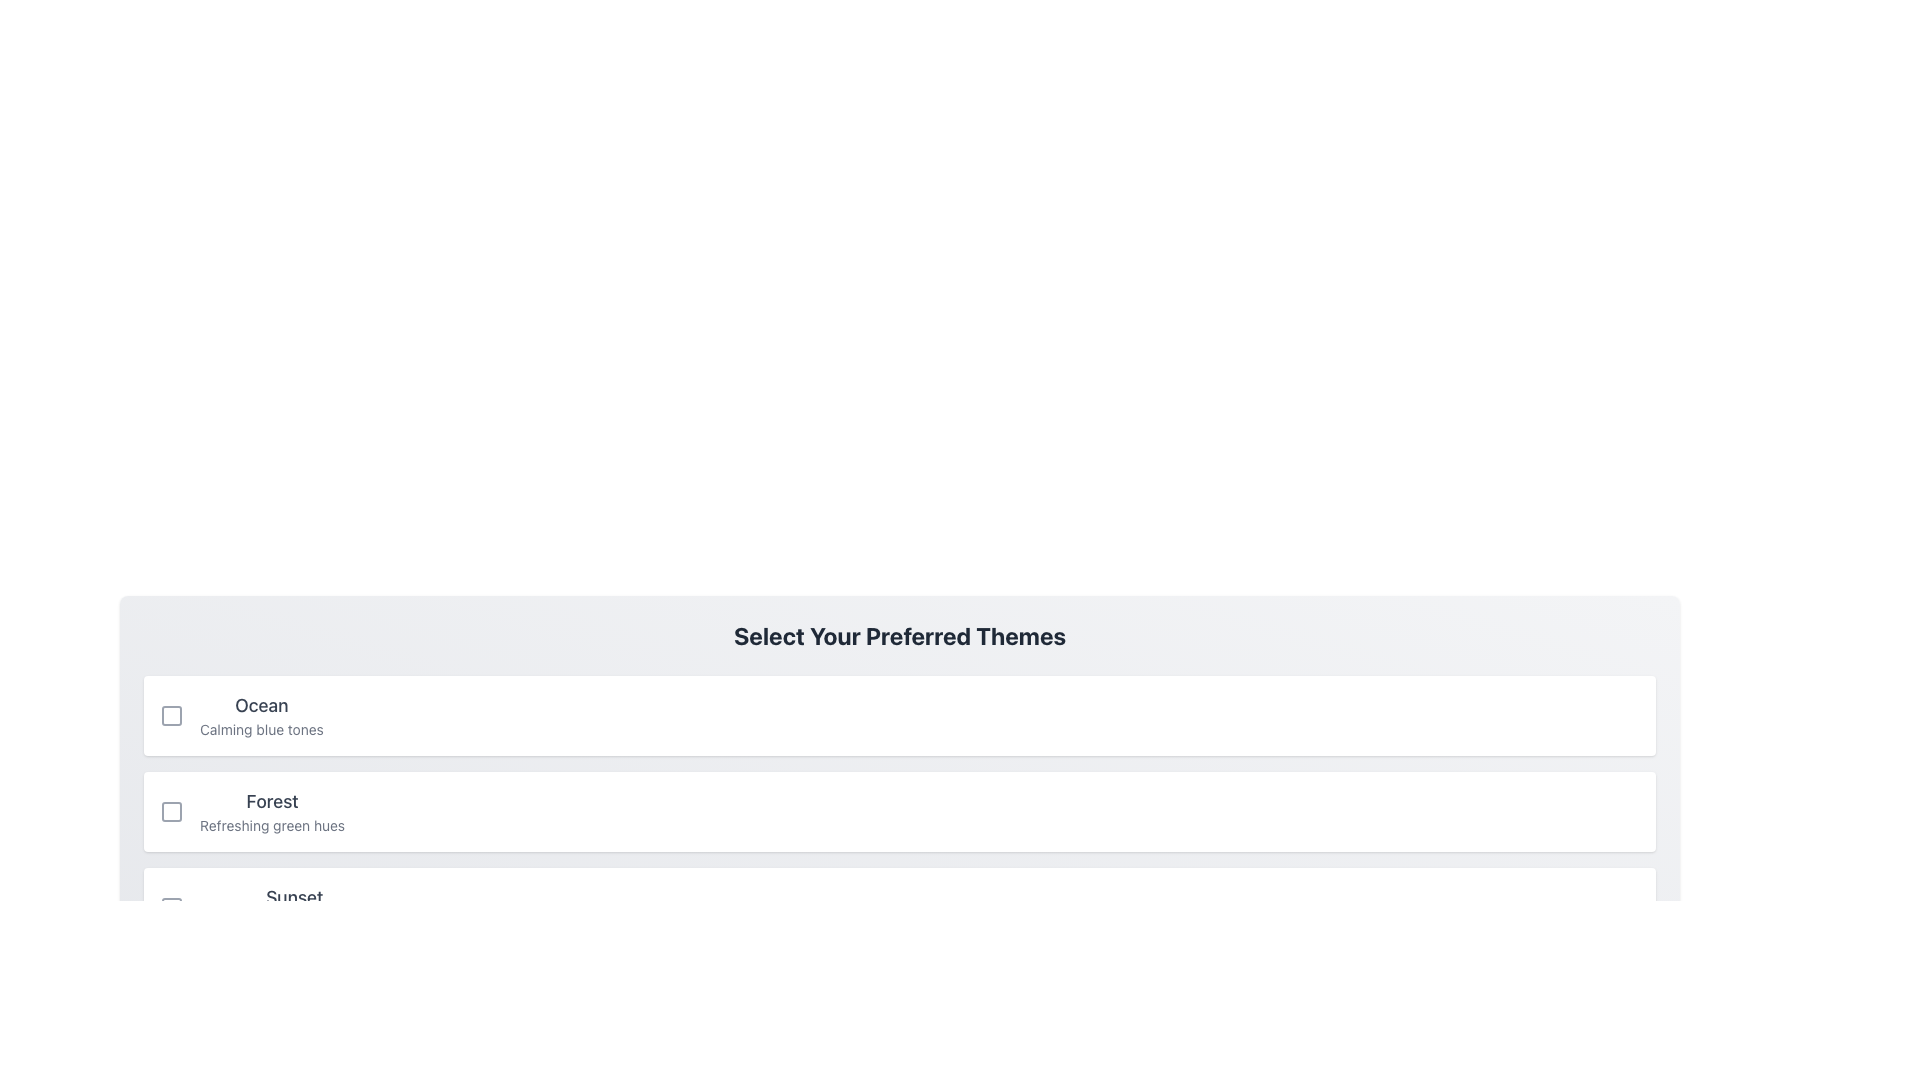  I want to click on the small square icon with rounded corners located to the left of the 'Ocean' theme option in the list of selectable themes, so click(172, 715).